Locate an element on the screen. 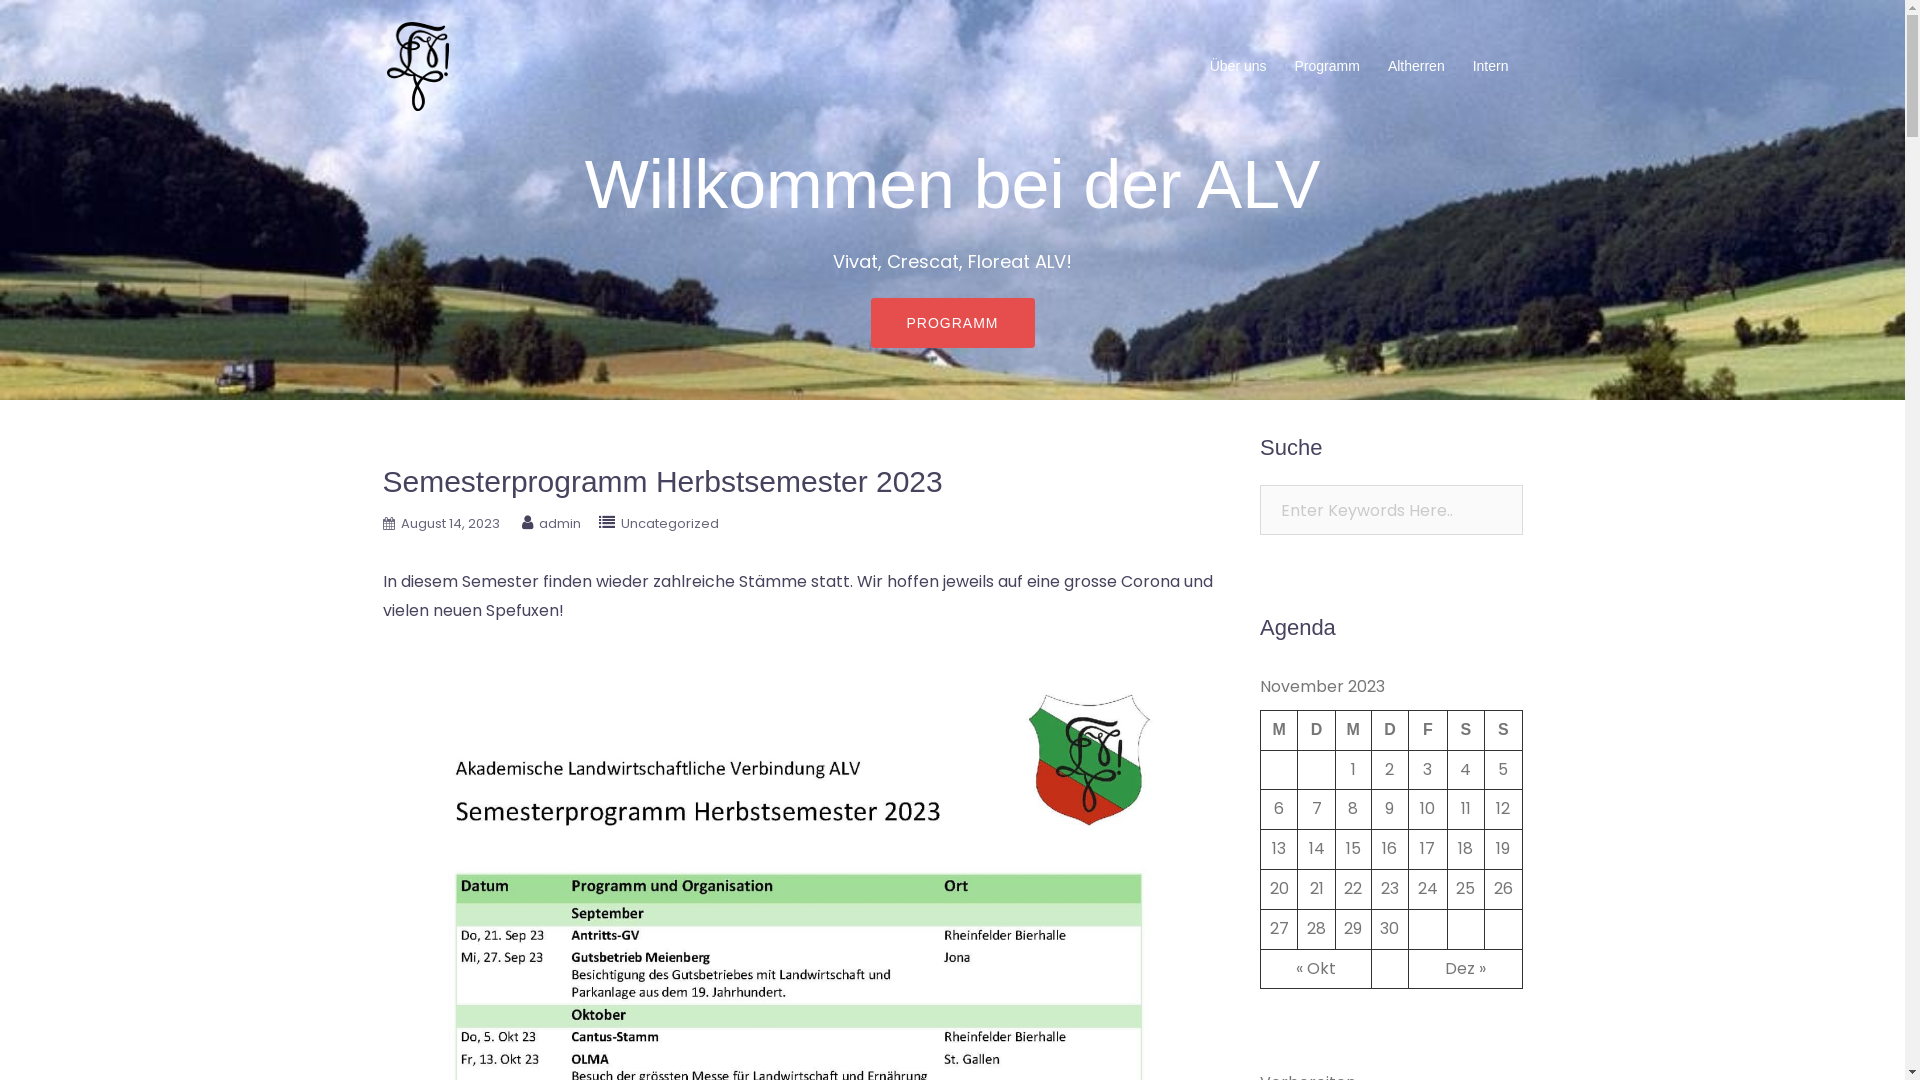  'Programm' is located at coordinates (1327, 65).